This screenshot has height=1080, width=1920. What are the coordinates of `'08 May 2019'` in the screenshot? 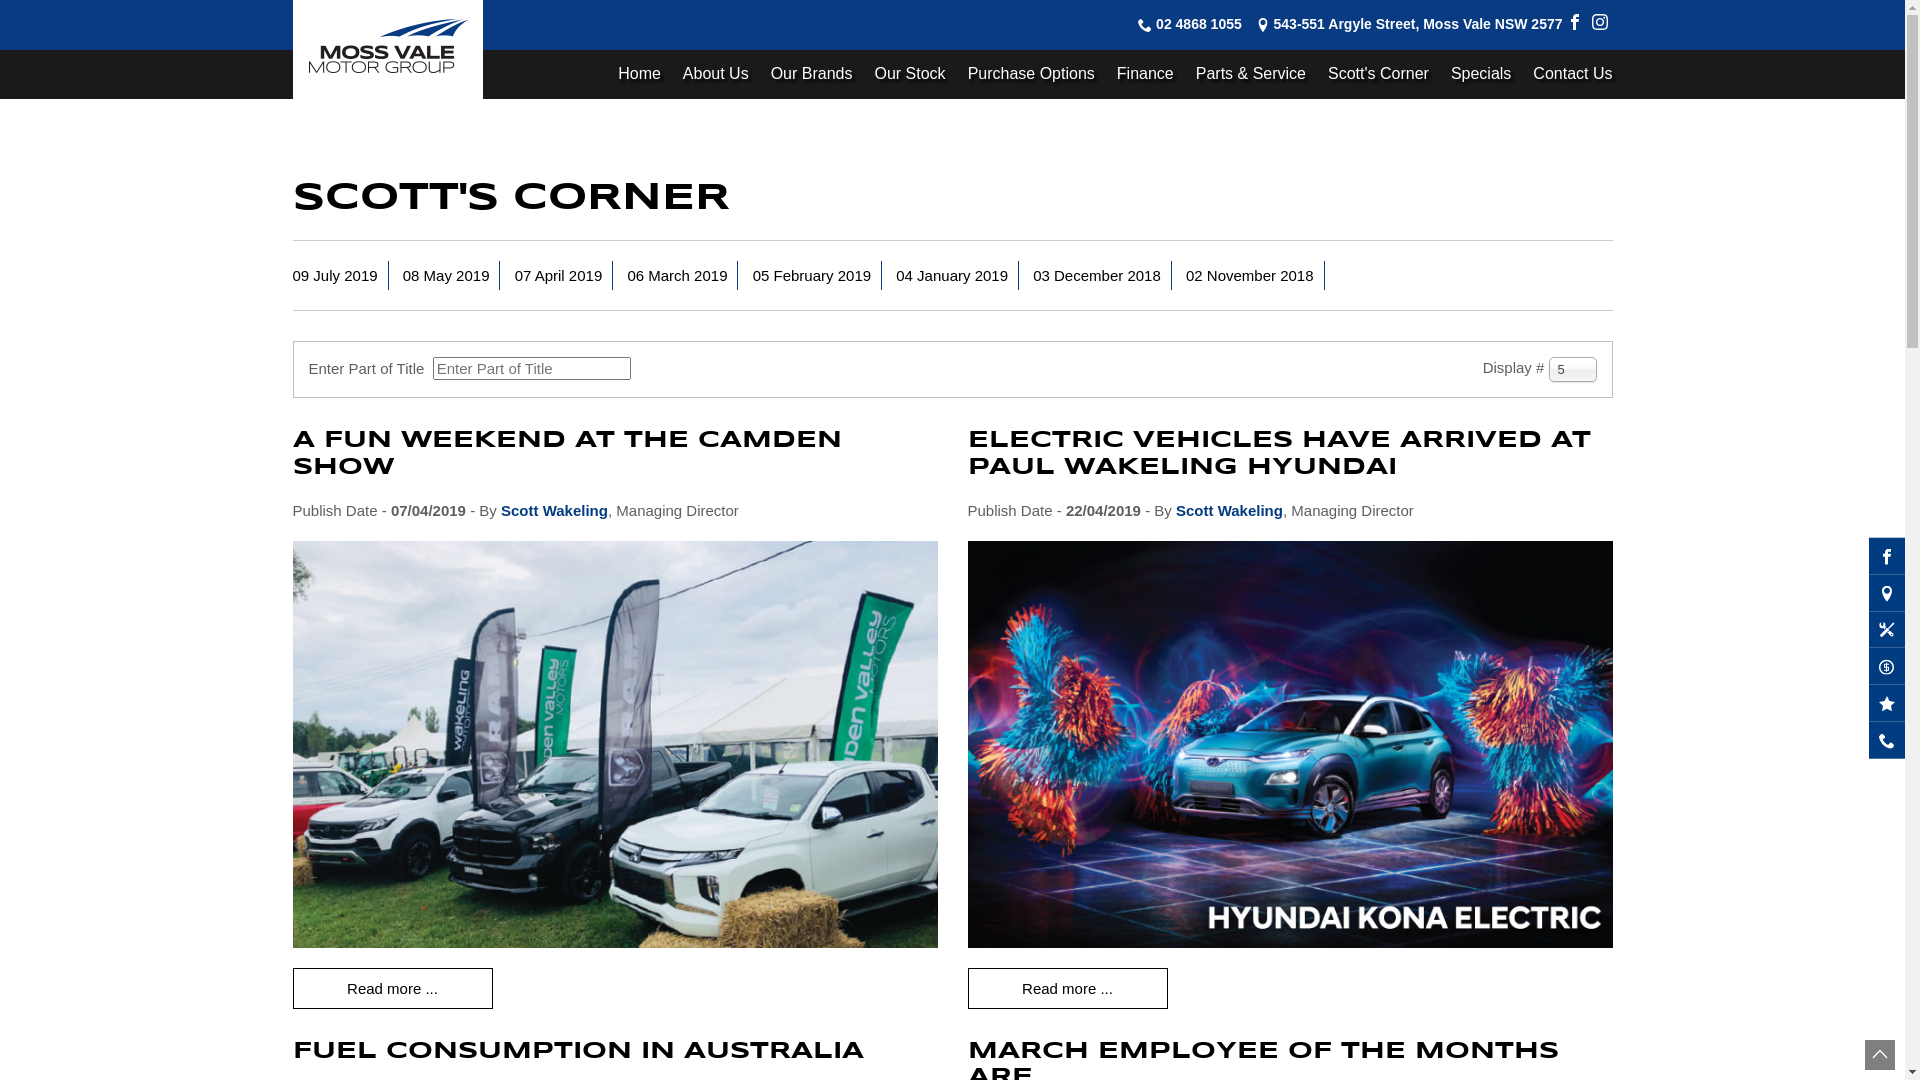 It's located at (445, 275).